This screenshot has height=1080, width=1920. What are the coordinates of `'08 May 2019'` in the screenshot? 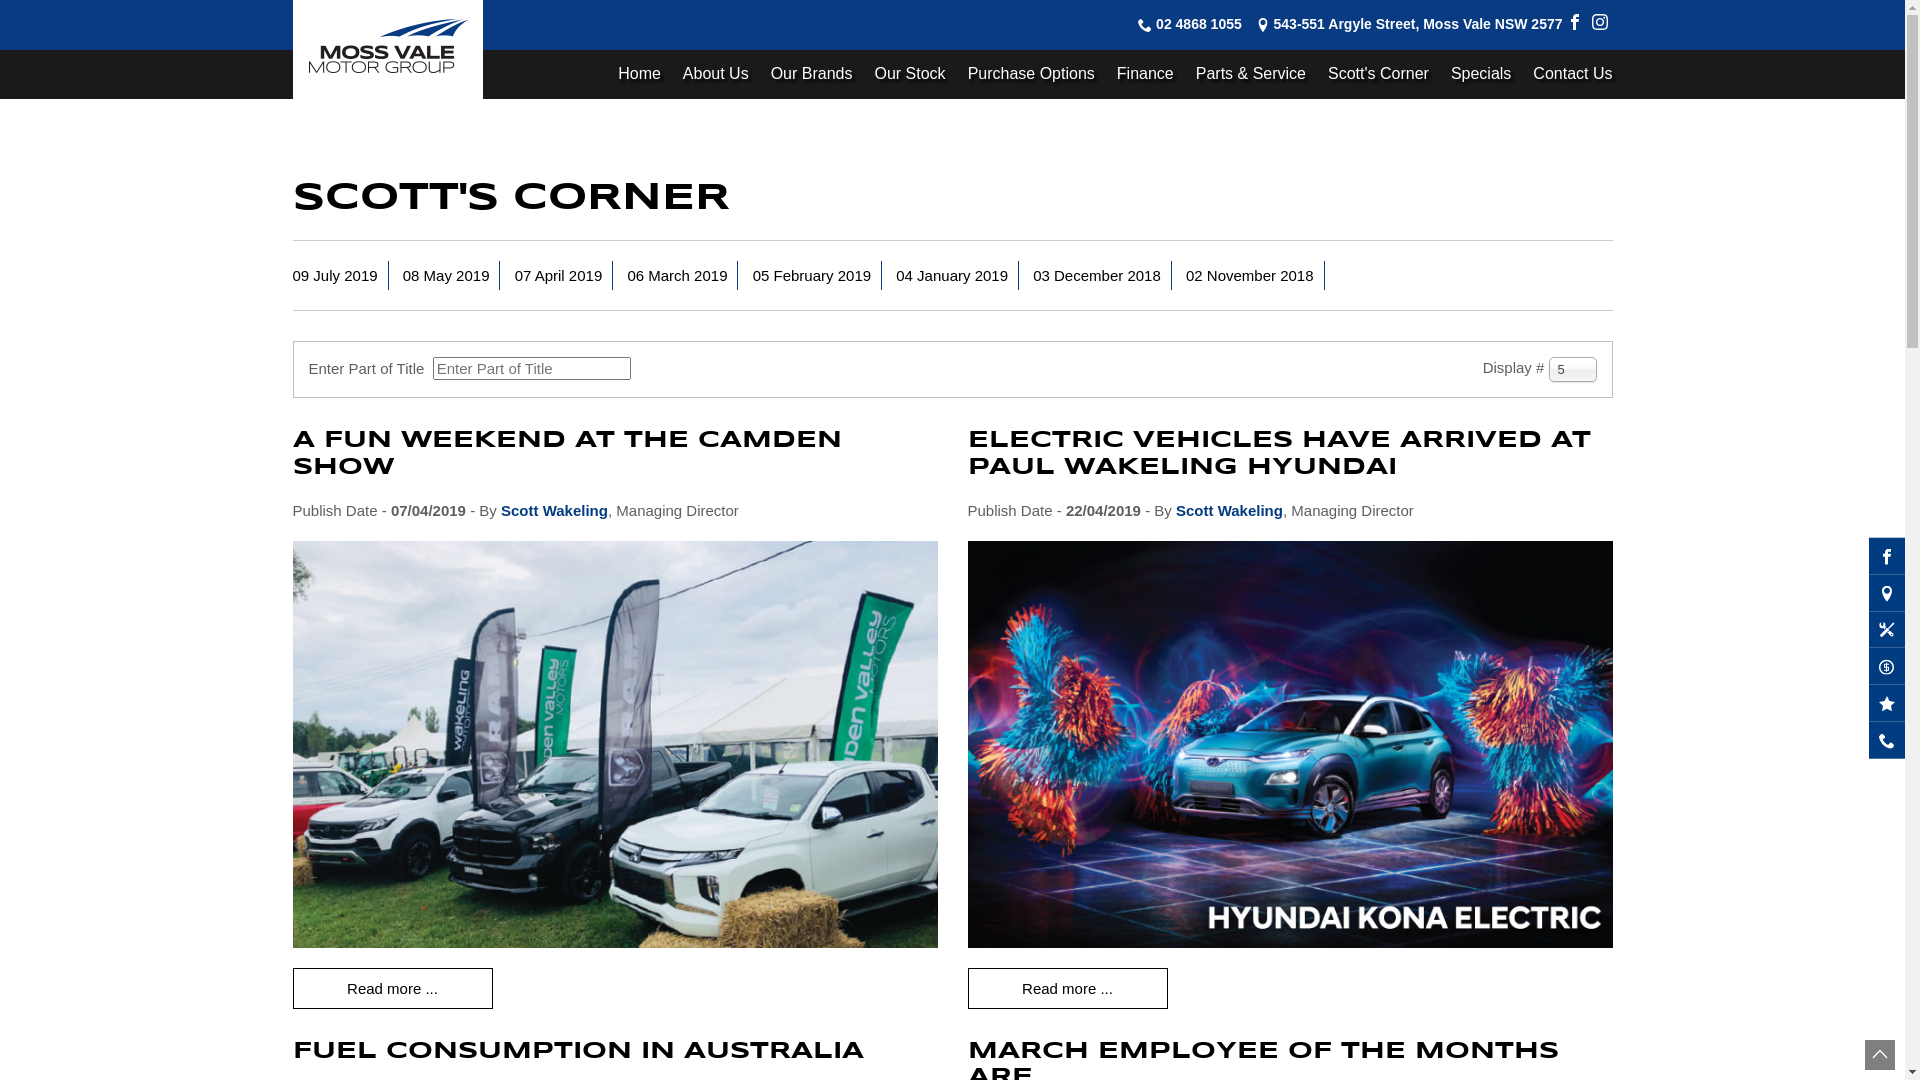 It's located at (445, 275).